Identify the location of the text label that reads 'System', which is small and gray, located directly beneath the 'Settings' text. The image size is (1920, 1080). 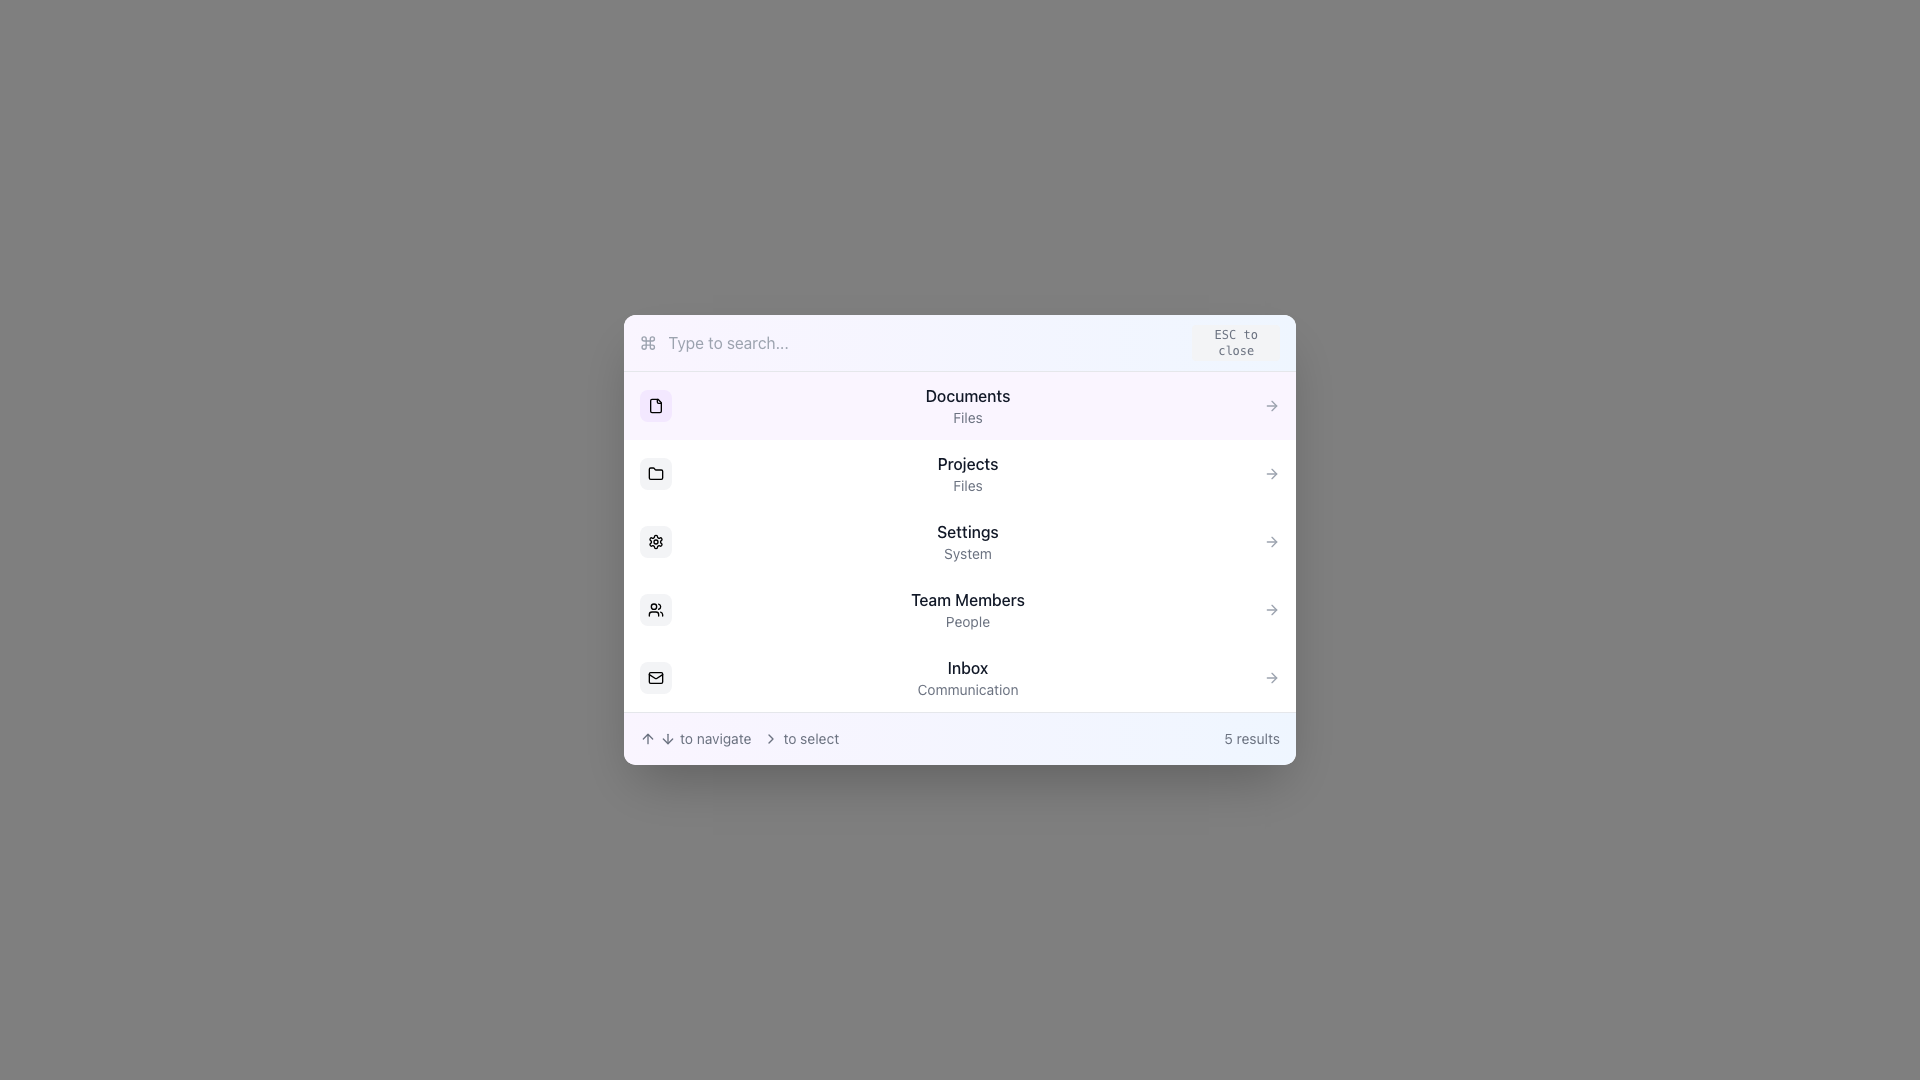
(968, 554).